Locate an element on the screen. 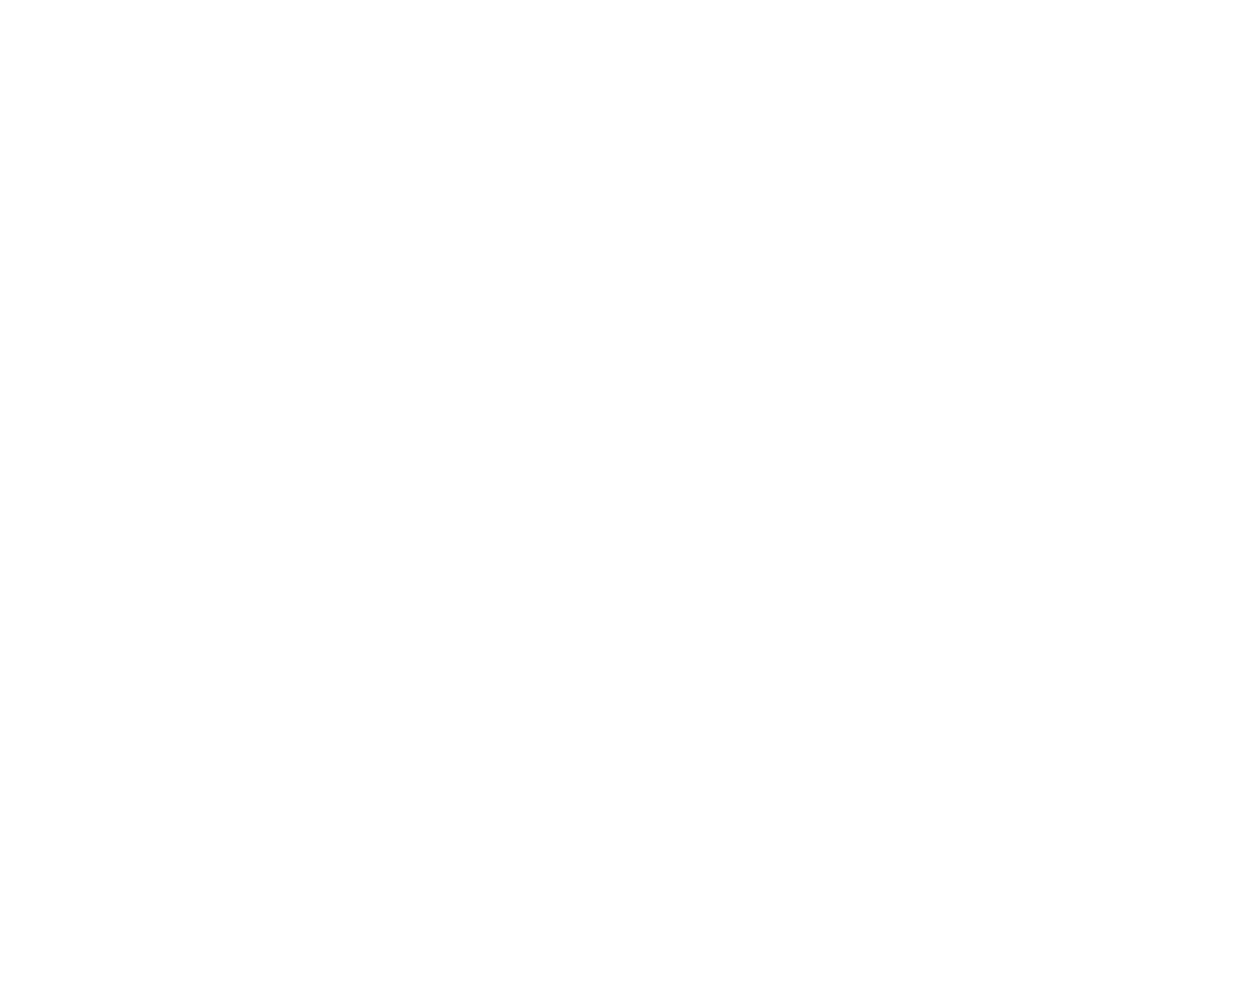 Image resolution: width=1250 pixels, height=1001 pixels. 'page to learn more.' is located at coordinates (771, 331).